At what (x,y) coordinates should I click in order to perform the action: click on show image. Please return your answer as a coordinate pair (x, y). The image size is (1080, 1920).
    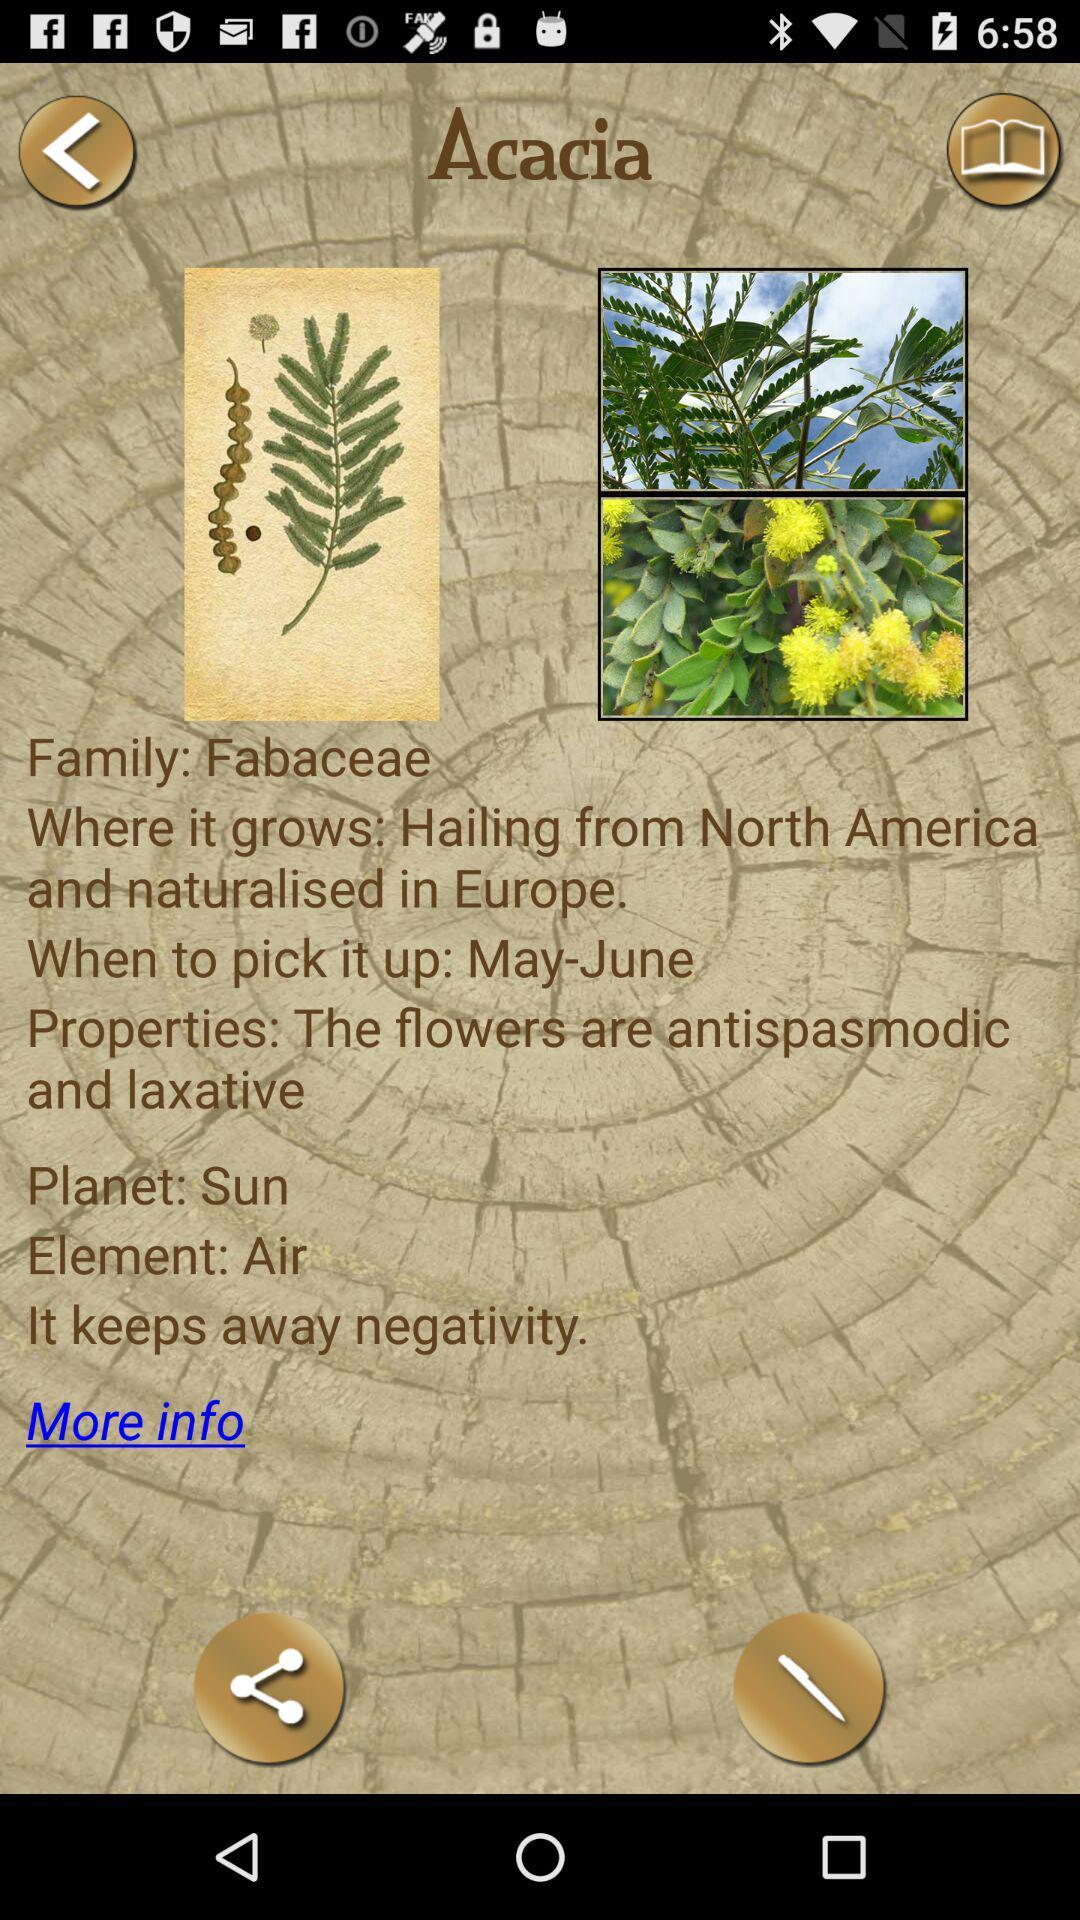
    Looking at the image, I should click on (782, 380).